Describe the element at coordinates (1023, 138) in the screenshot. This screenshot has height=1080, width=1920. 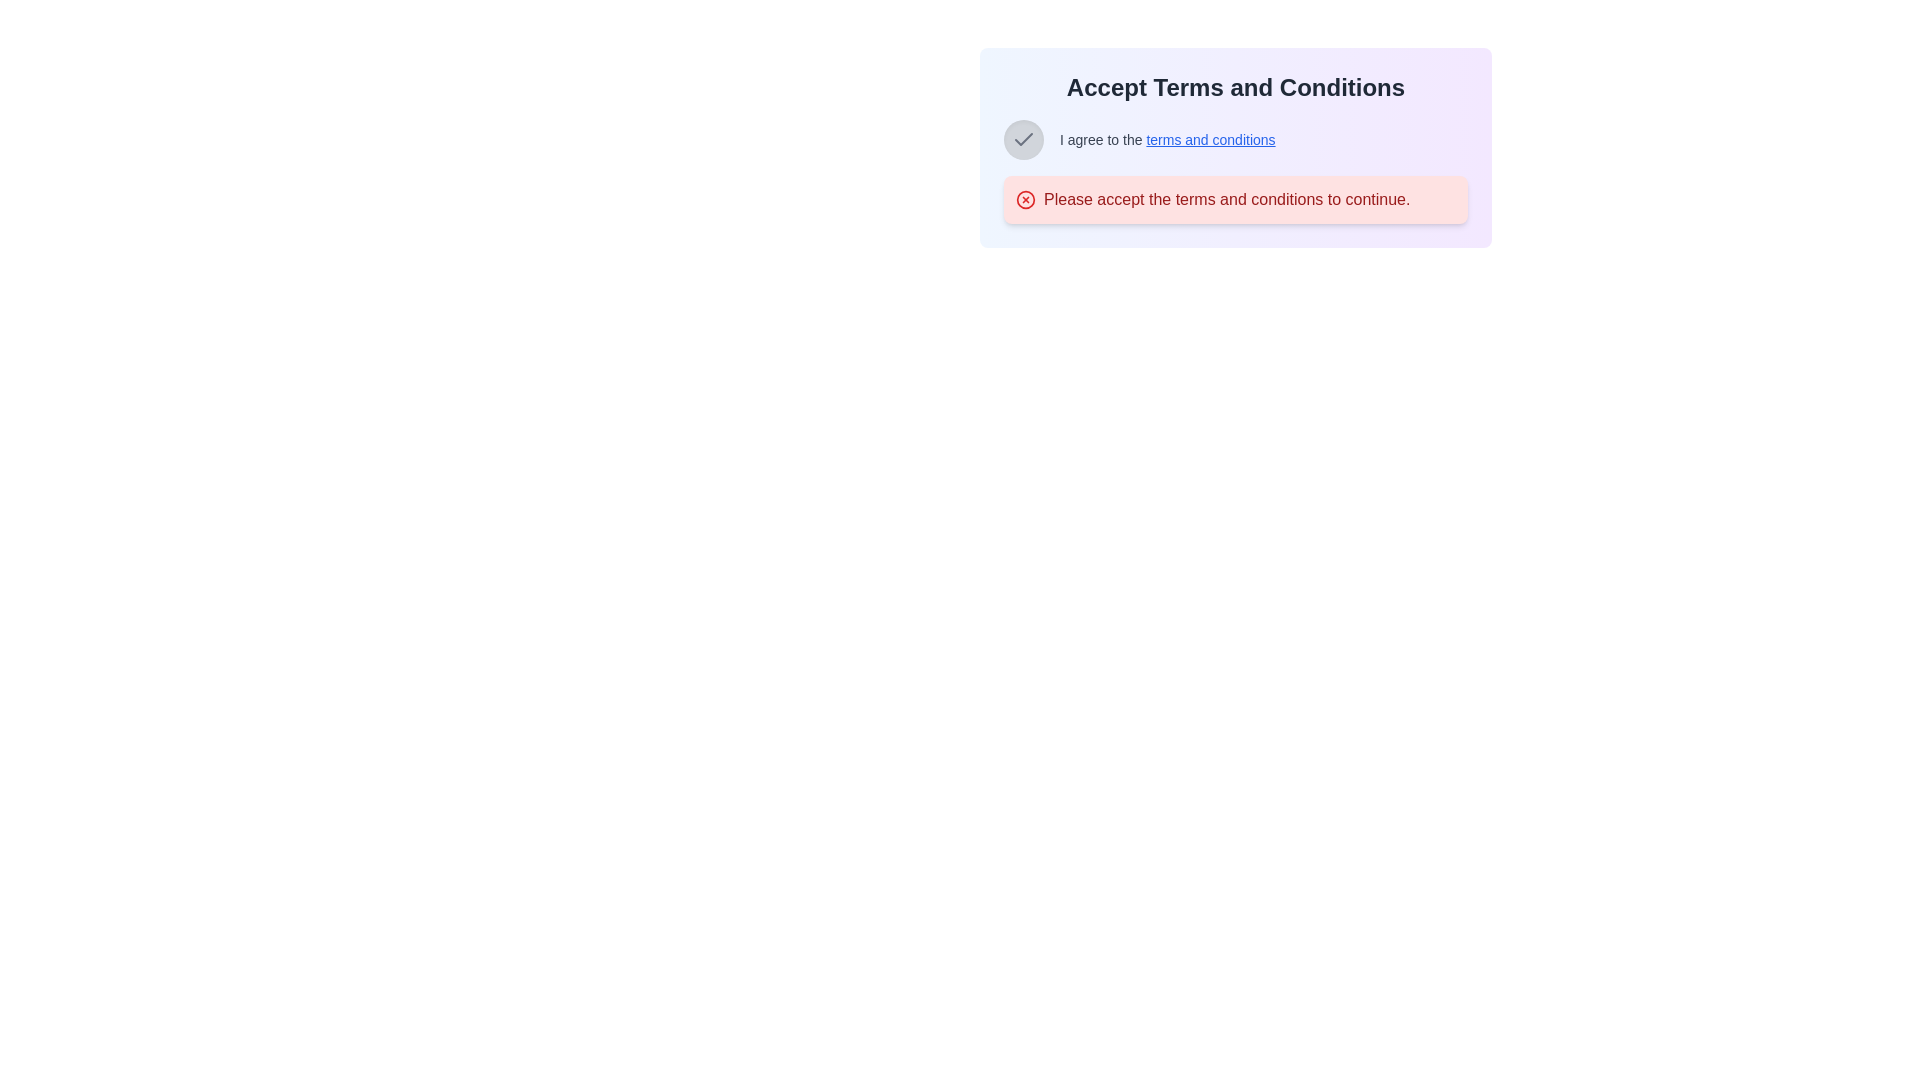
I see `the status of the checkmark icon within the checkbox, which indicates agreement to terms` at that location.